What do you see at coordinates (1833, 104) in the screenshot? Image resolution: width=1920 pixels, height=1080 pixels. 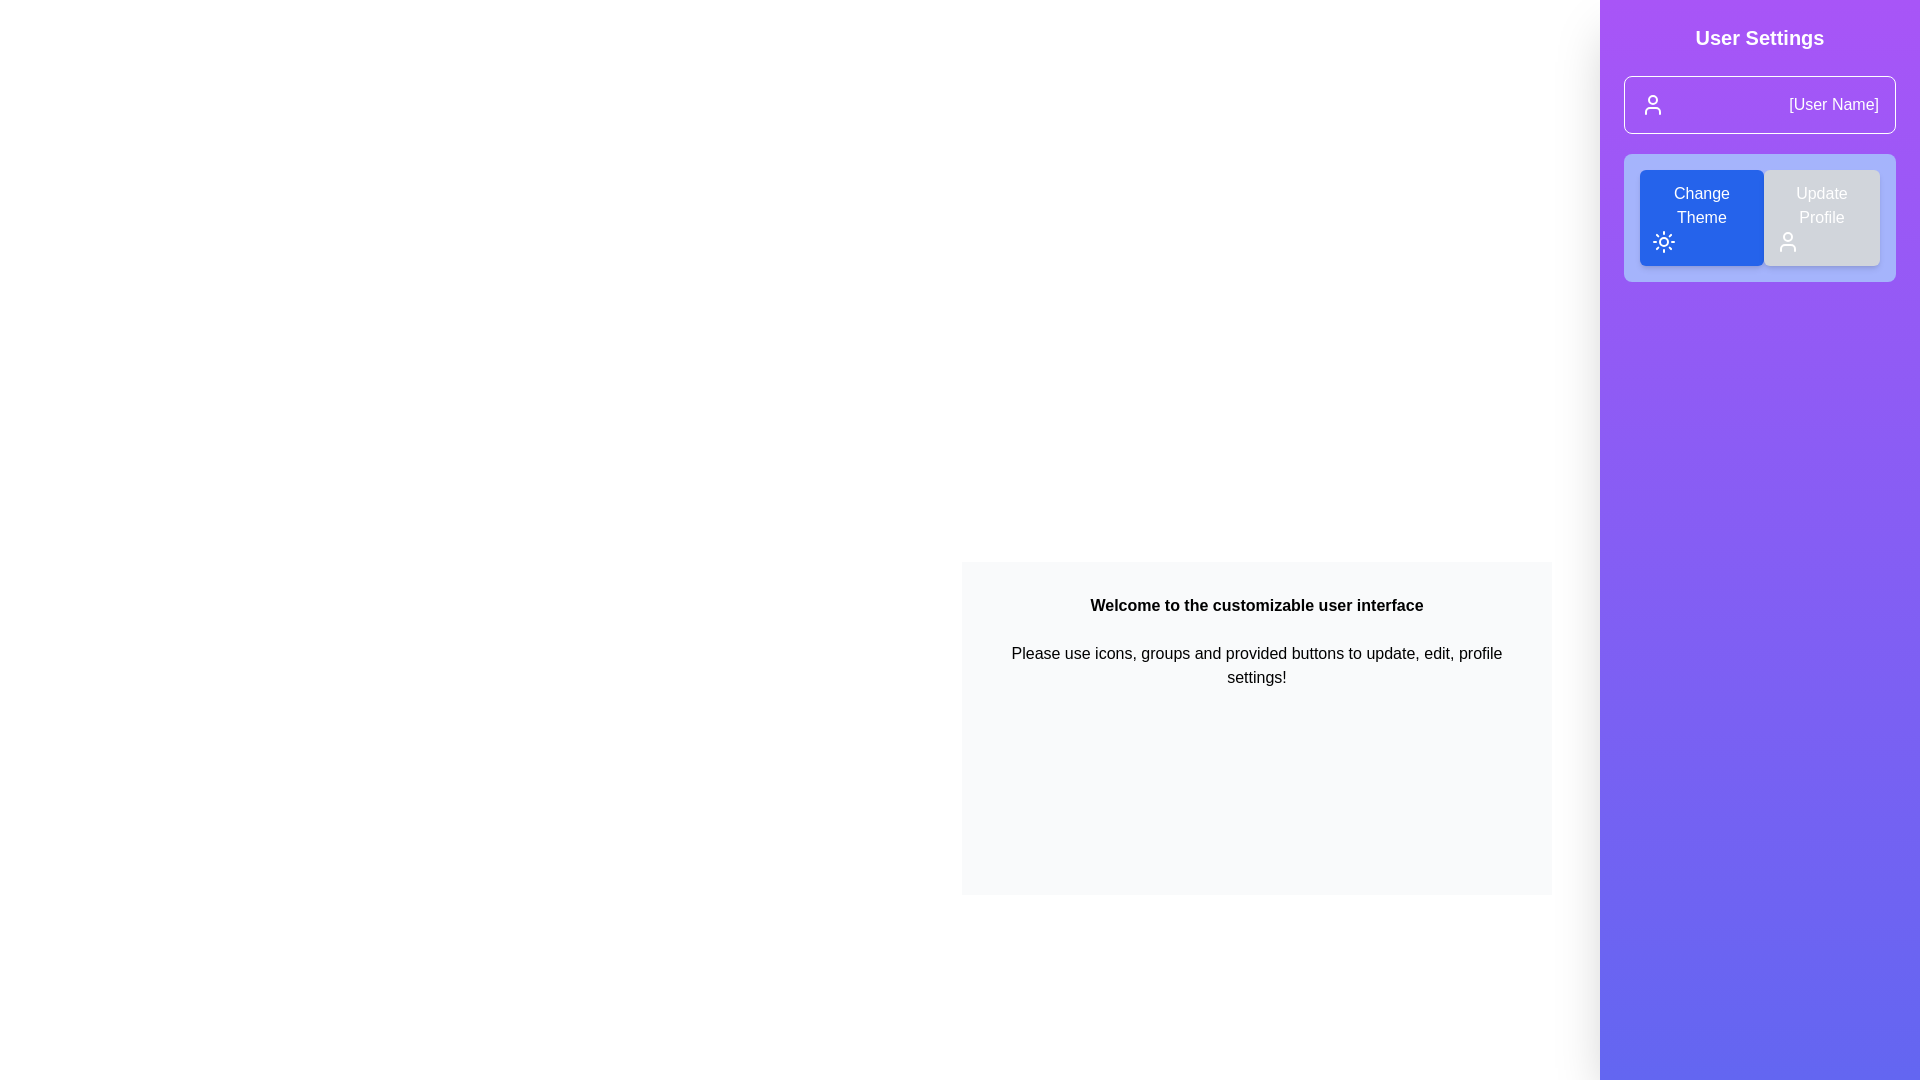 I see `the '[User Name]' label to interact with it` at bounding box center [1833, 104].